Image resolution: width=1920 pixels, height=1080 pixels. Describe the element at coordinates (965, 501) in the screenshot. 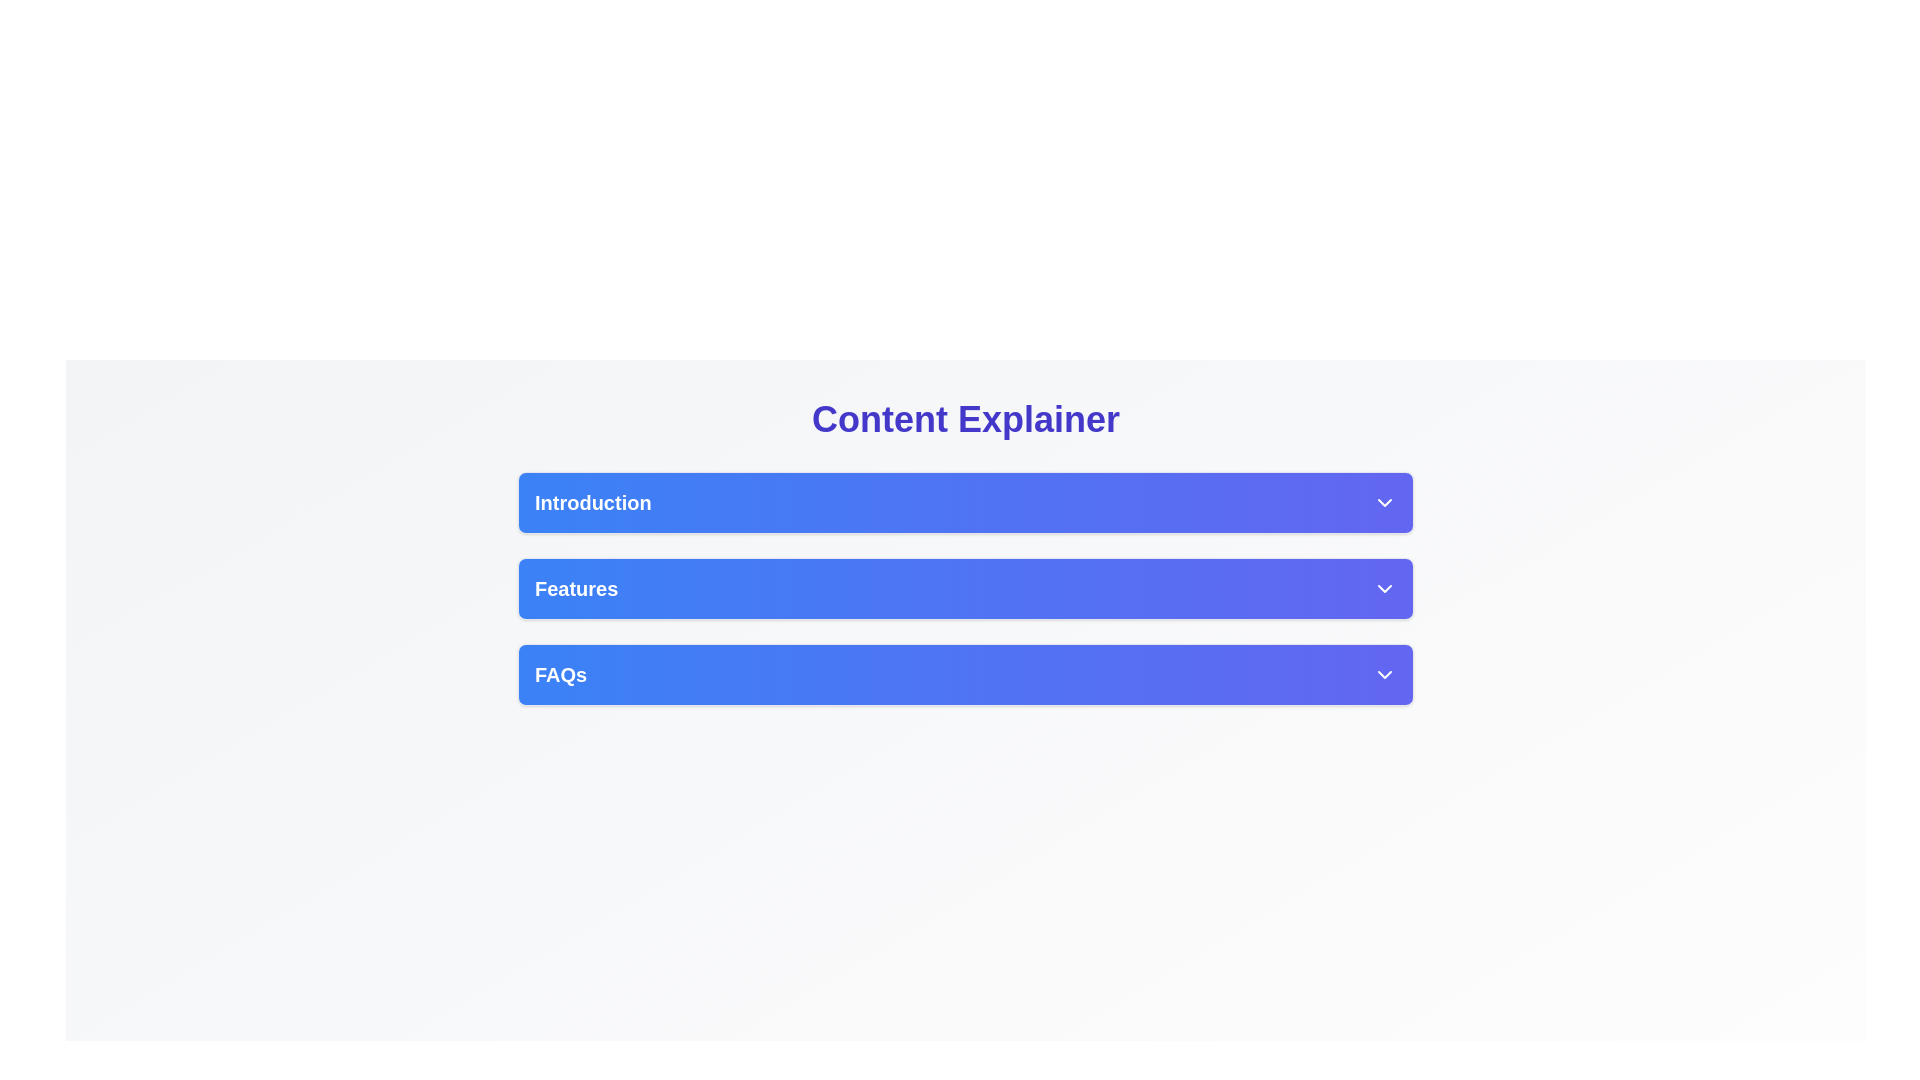

I see `the arrow icon of the 'Introduction' Collapsible Header` at that location.